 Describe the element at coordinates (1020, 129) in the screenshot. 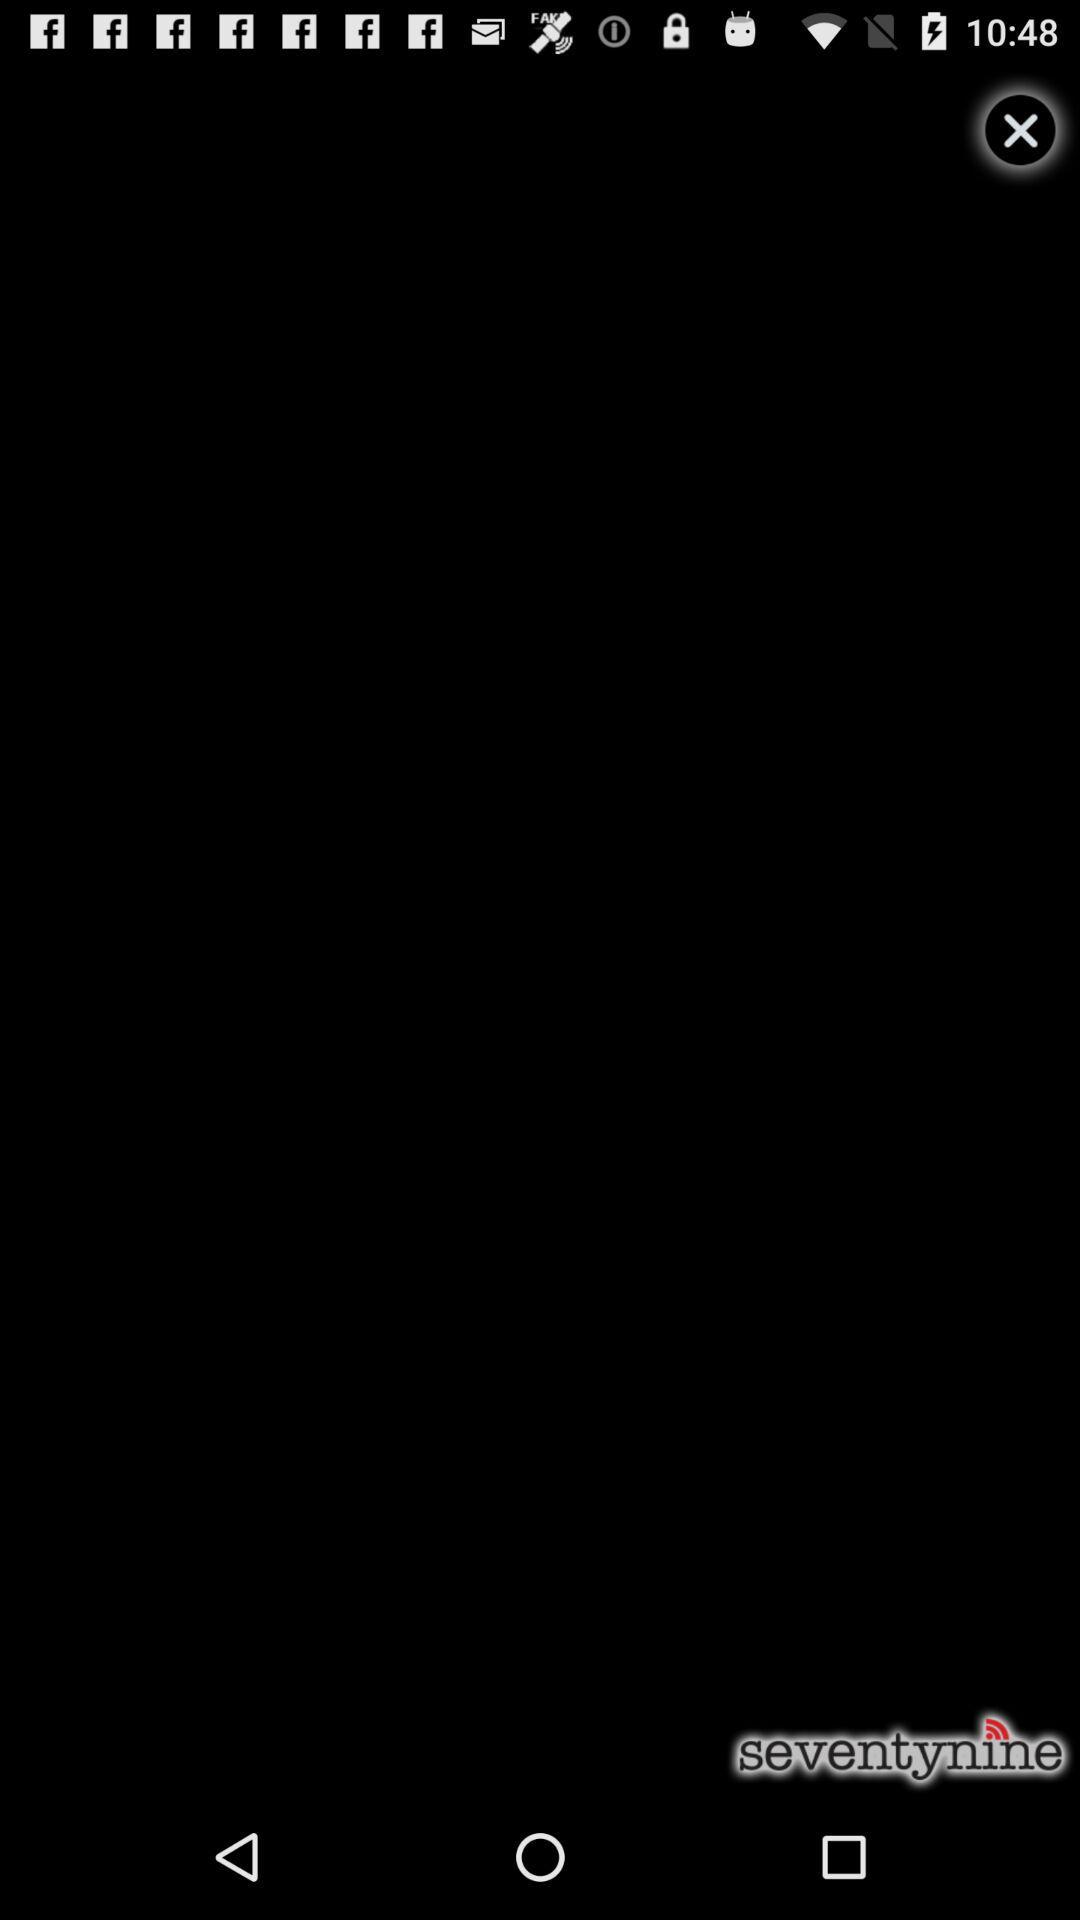

I see `the item at the top right corner` at that location.